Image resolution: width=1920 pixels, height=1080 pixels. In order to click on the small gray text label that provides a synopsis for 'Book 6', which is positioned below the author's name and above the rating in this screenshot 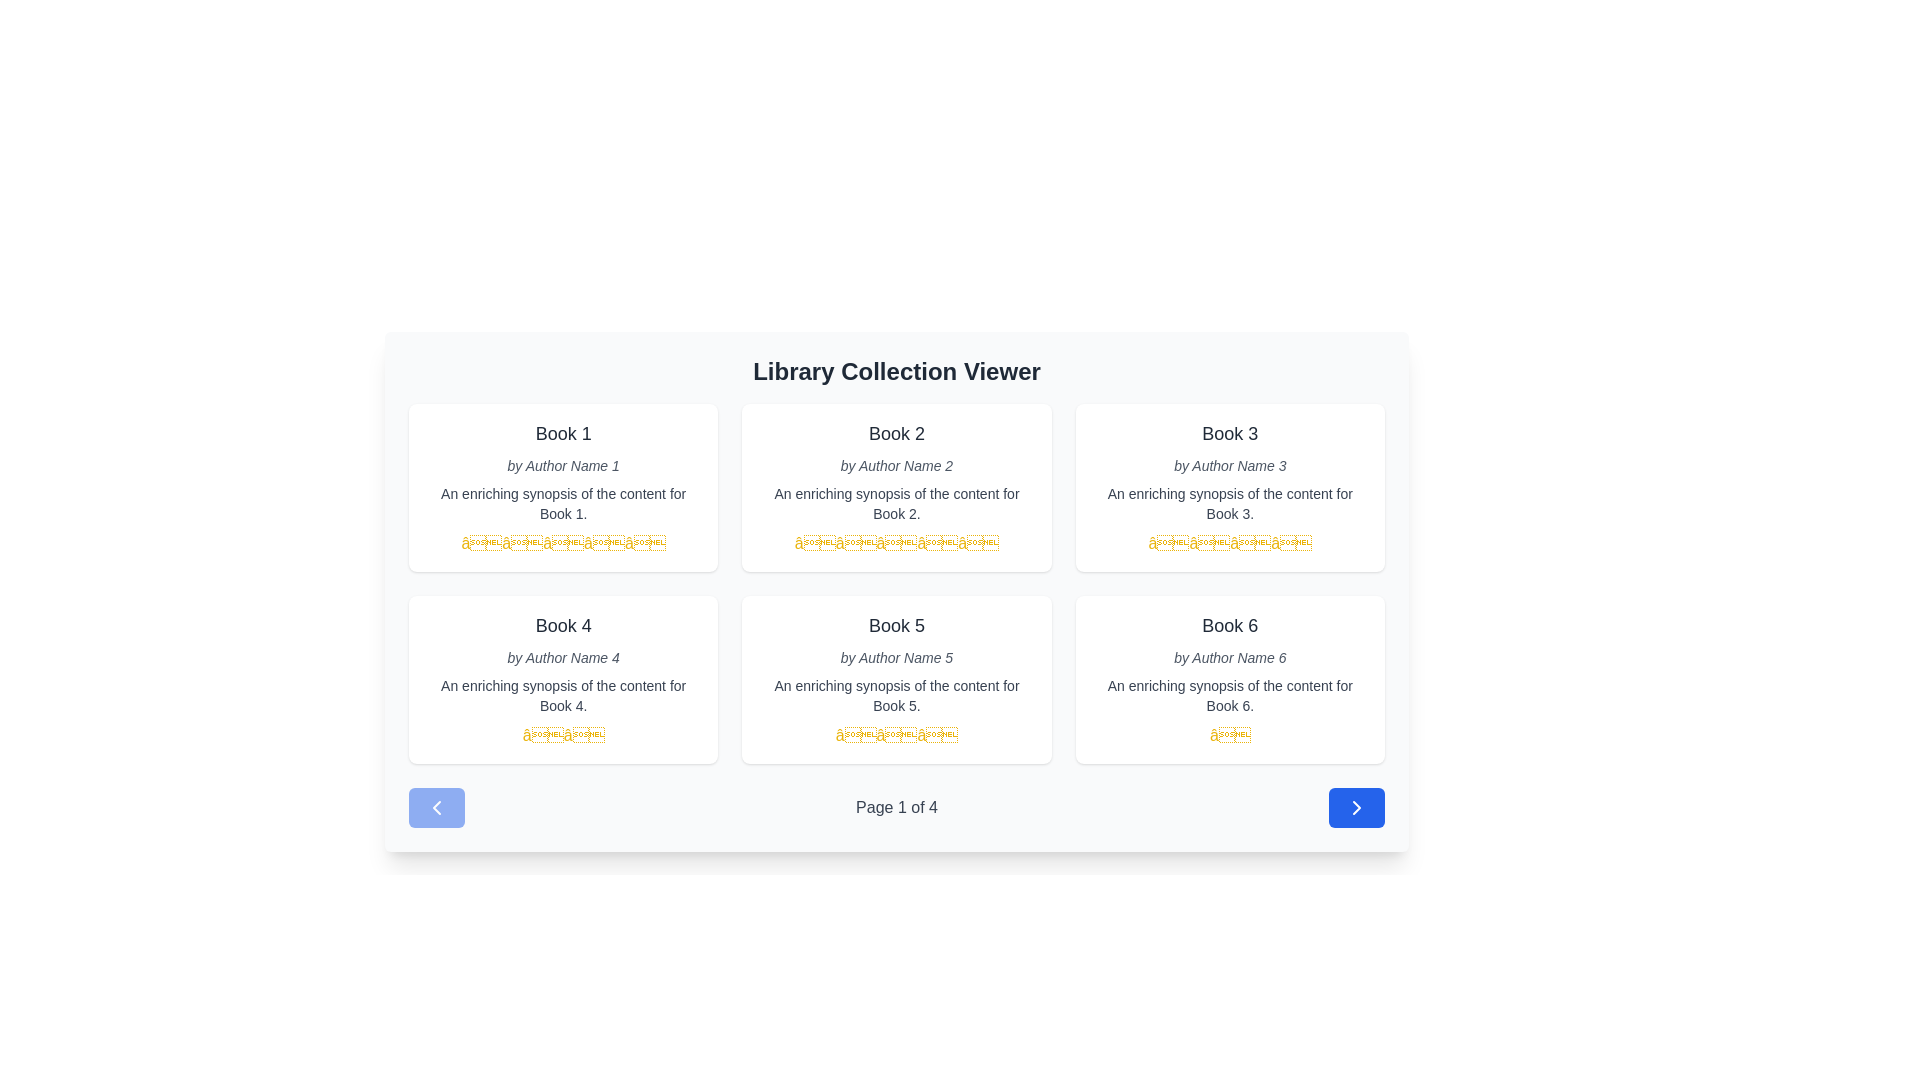, I will do `click(1229, 694)`.